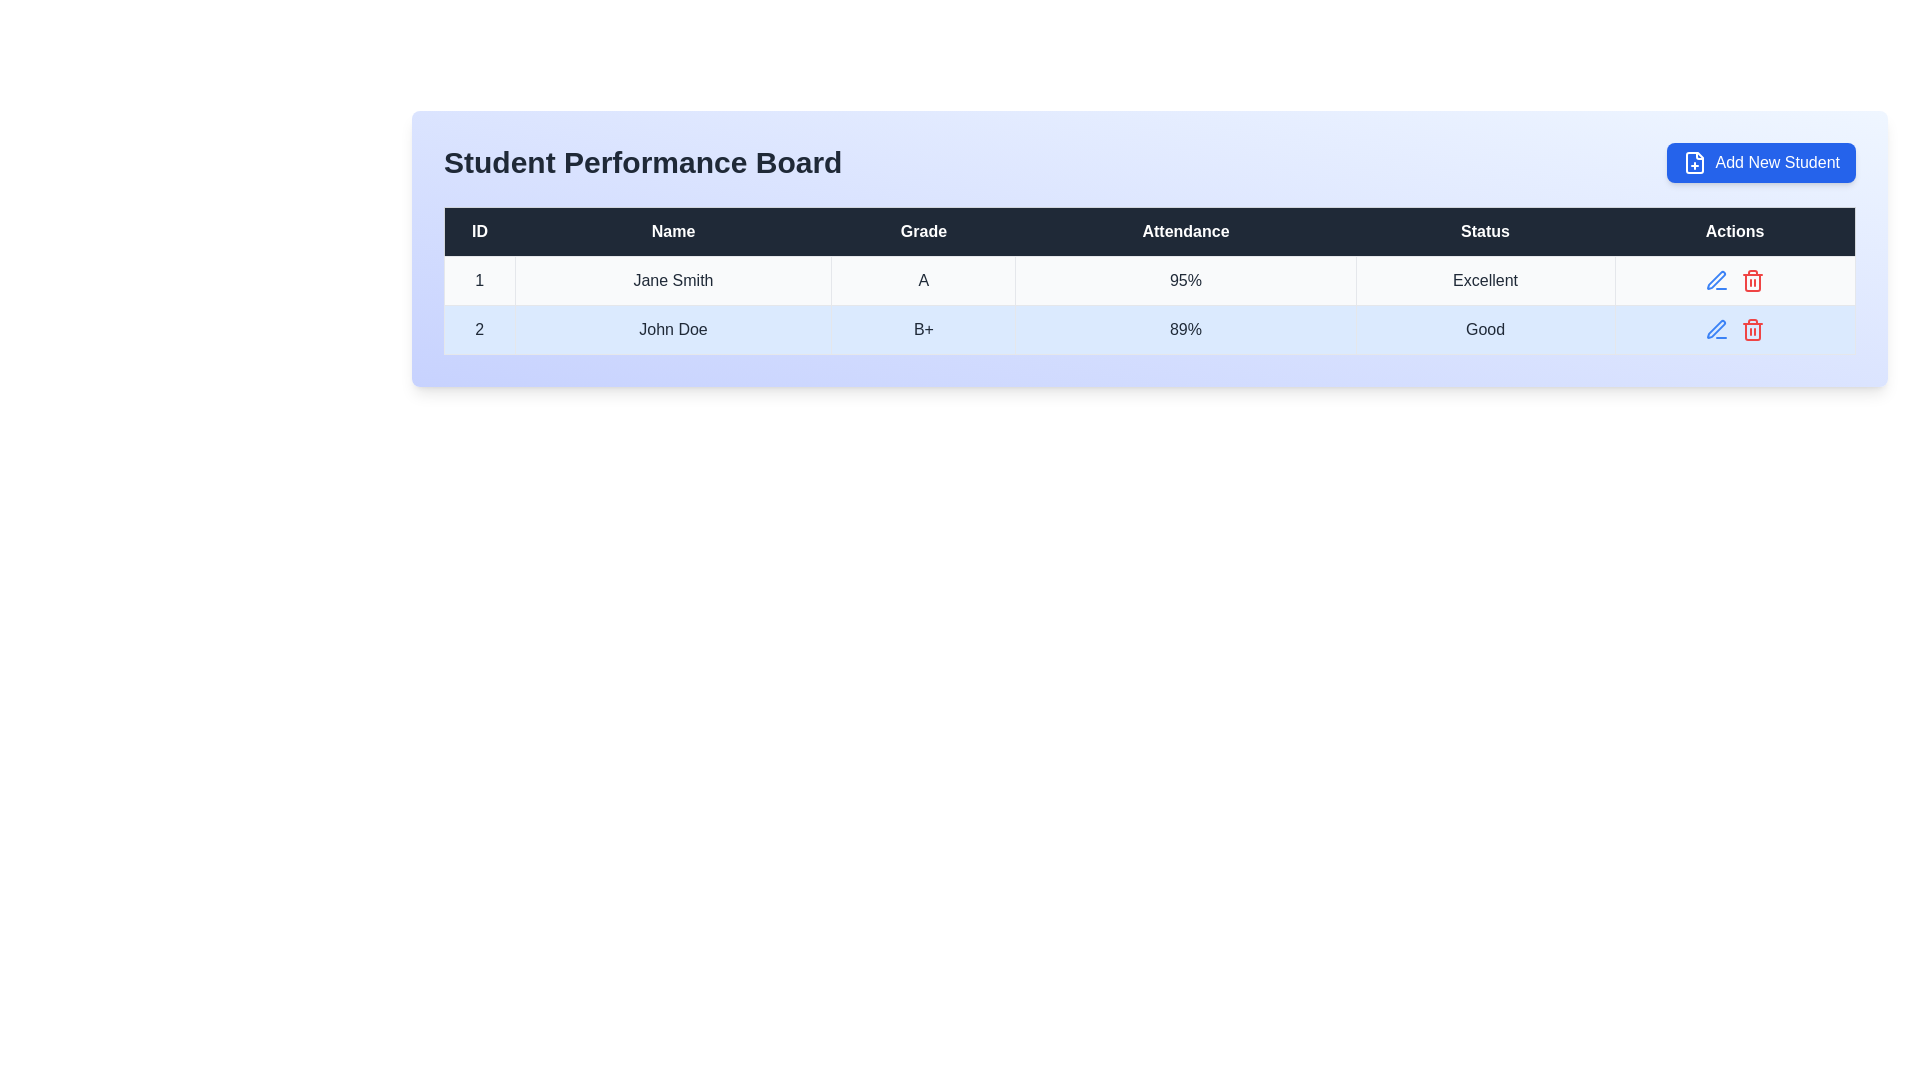 Image resolution: width=1920 pixels, height=1080 pixels. What do you see at coordinates (922, 230) in the screenshot?
I see `the Table Header Cell indicating grades of students, located centrally between 'Name' and 'Attendance' in the header row of the Student Performance Board` at bounding box center [922, 230].